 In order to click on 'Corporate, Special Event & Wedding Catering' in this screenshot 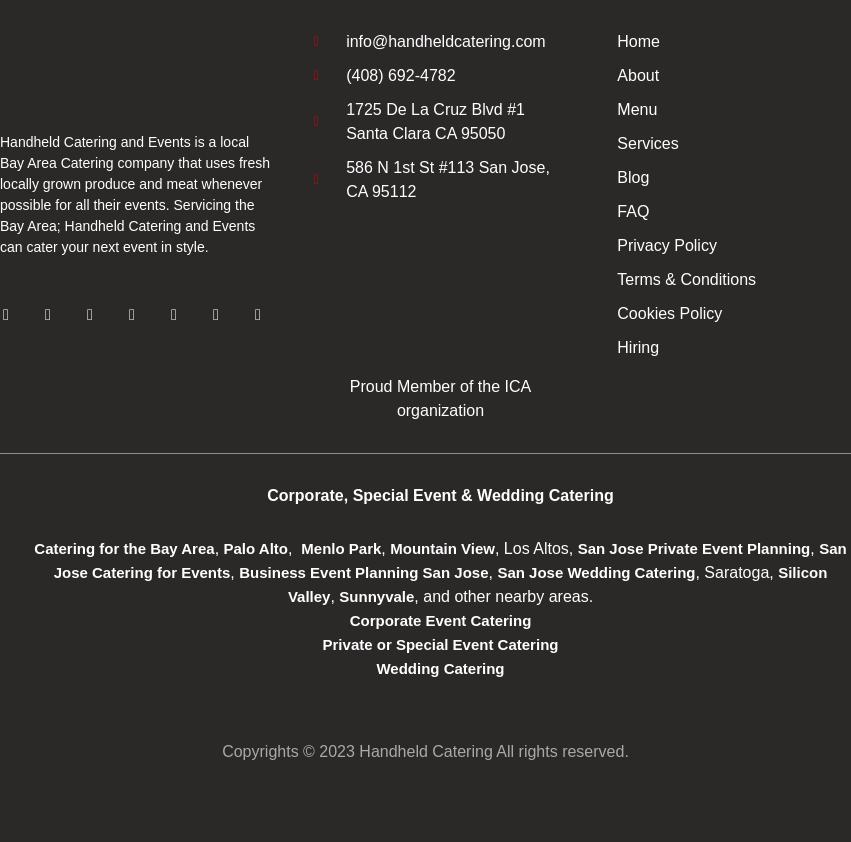, I will do `click(439, 494)`.